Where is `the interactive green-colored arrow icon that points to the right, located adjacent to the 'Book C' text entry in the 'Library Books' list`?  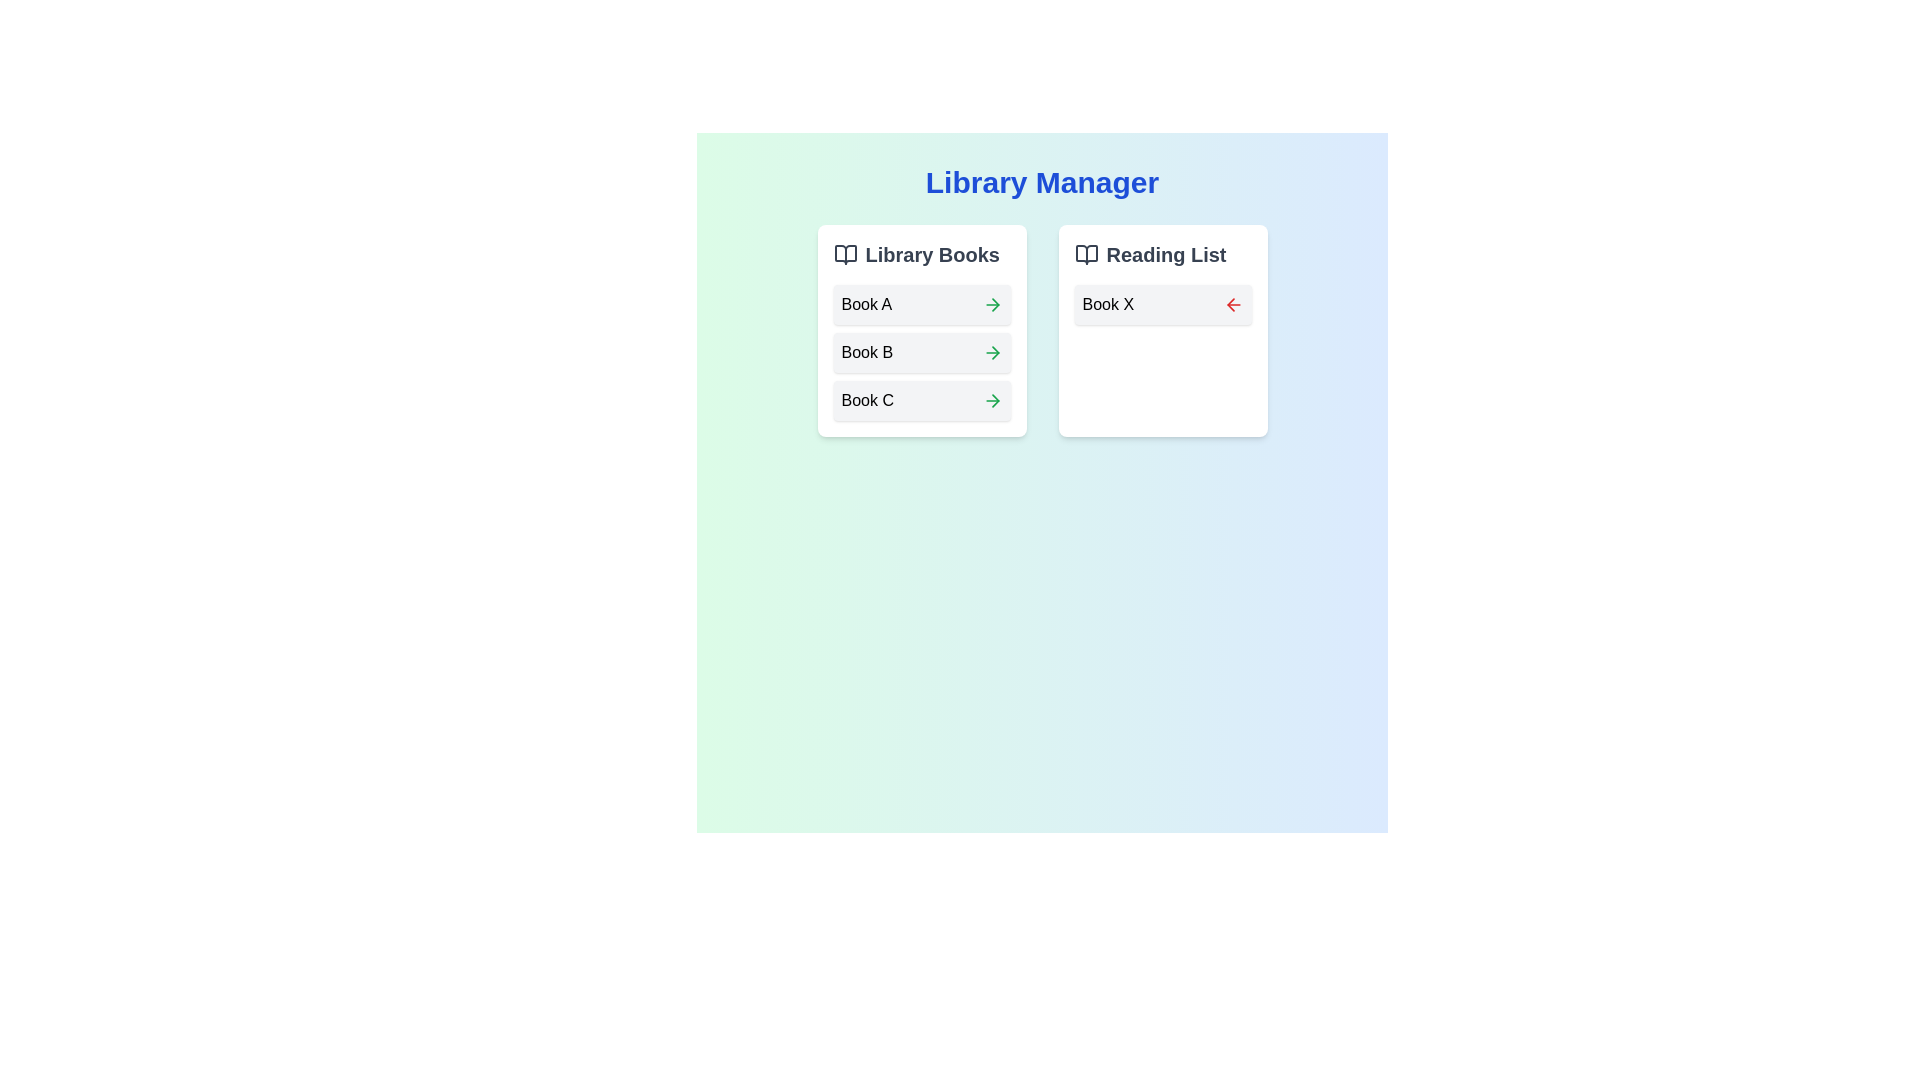 the interactive green-colored arrow icon that points to the right, located adjacent to the 'Book C' text entry in the 'Library Books' list is located at coordinates (992, 401).